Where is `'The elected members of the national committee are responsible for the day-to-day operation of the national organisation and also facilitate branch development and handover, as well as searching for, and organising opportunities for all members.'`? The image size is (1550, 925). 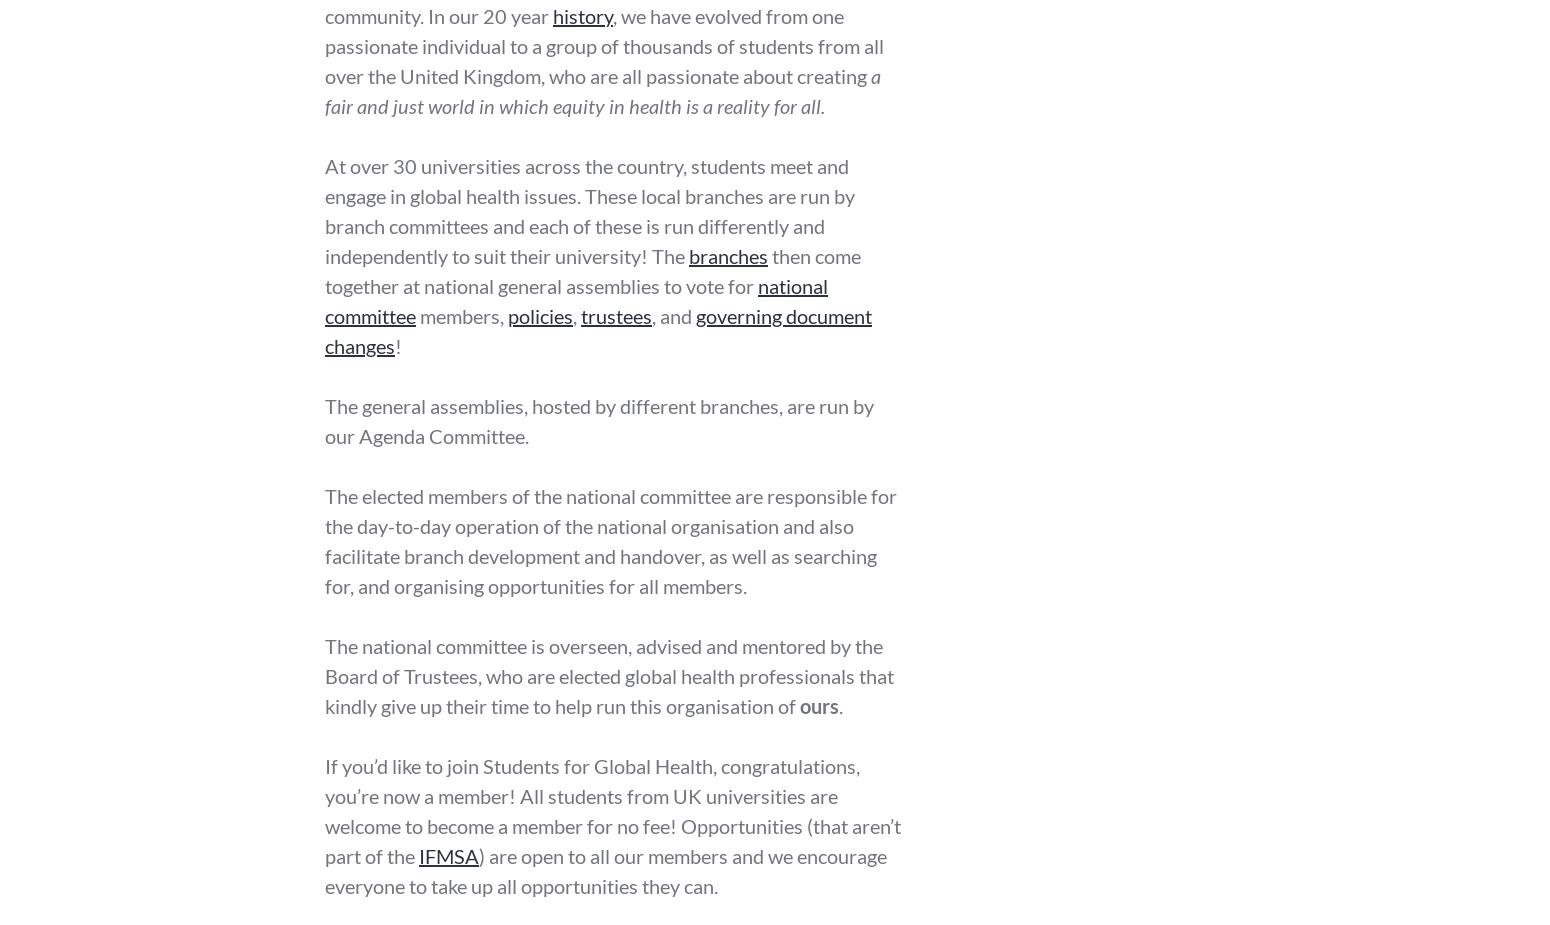 'The elected members of the national committee are responsible for the day-to-day operation of the national organisation and also facilitate branch development and handover, as well as searching for, and organising opportunities for all members.' is located at coordinates (611, 541).